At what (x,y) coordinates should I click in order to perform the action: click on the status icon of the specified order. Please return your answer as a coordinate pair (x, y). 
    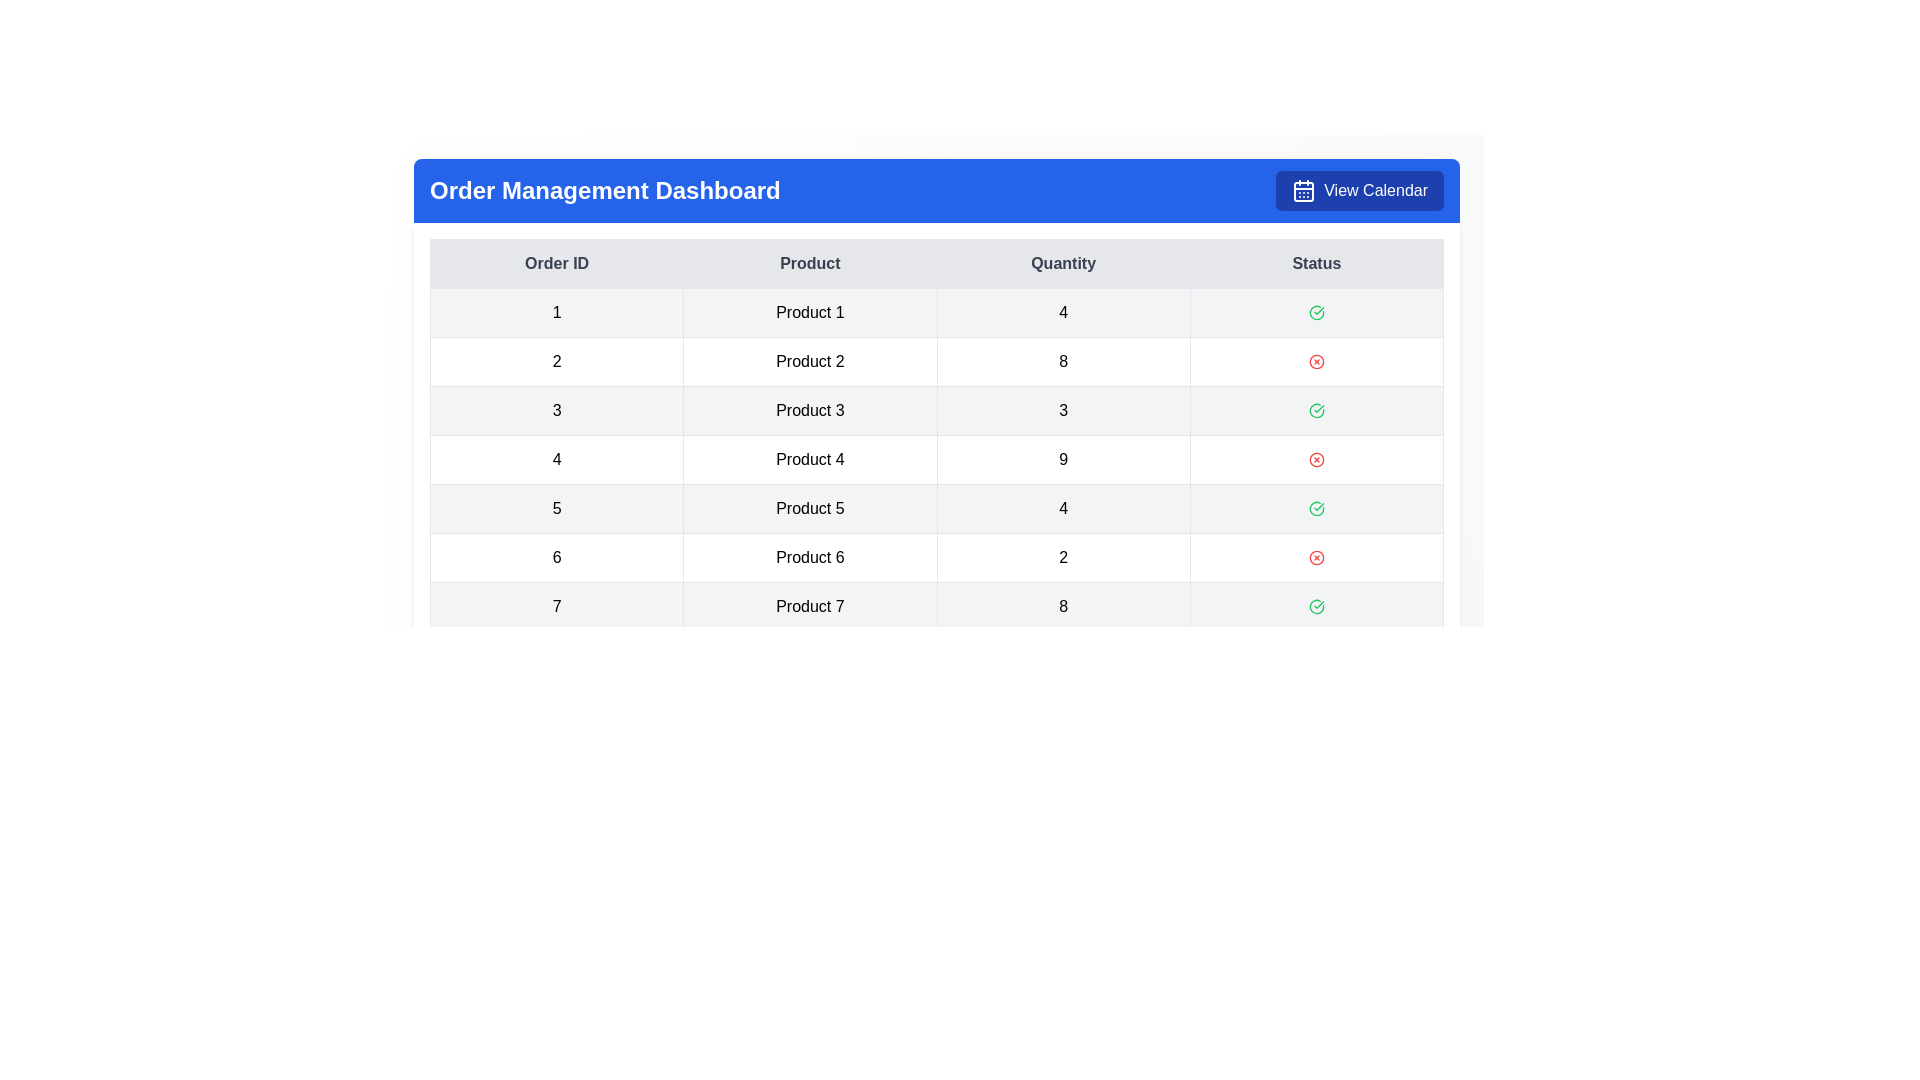
    Looking at the image, I should click on (1316, 312).